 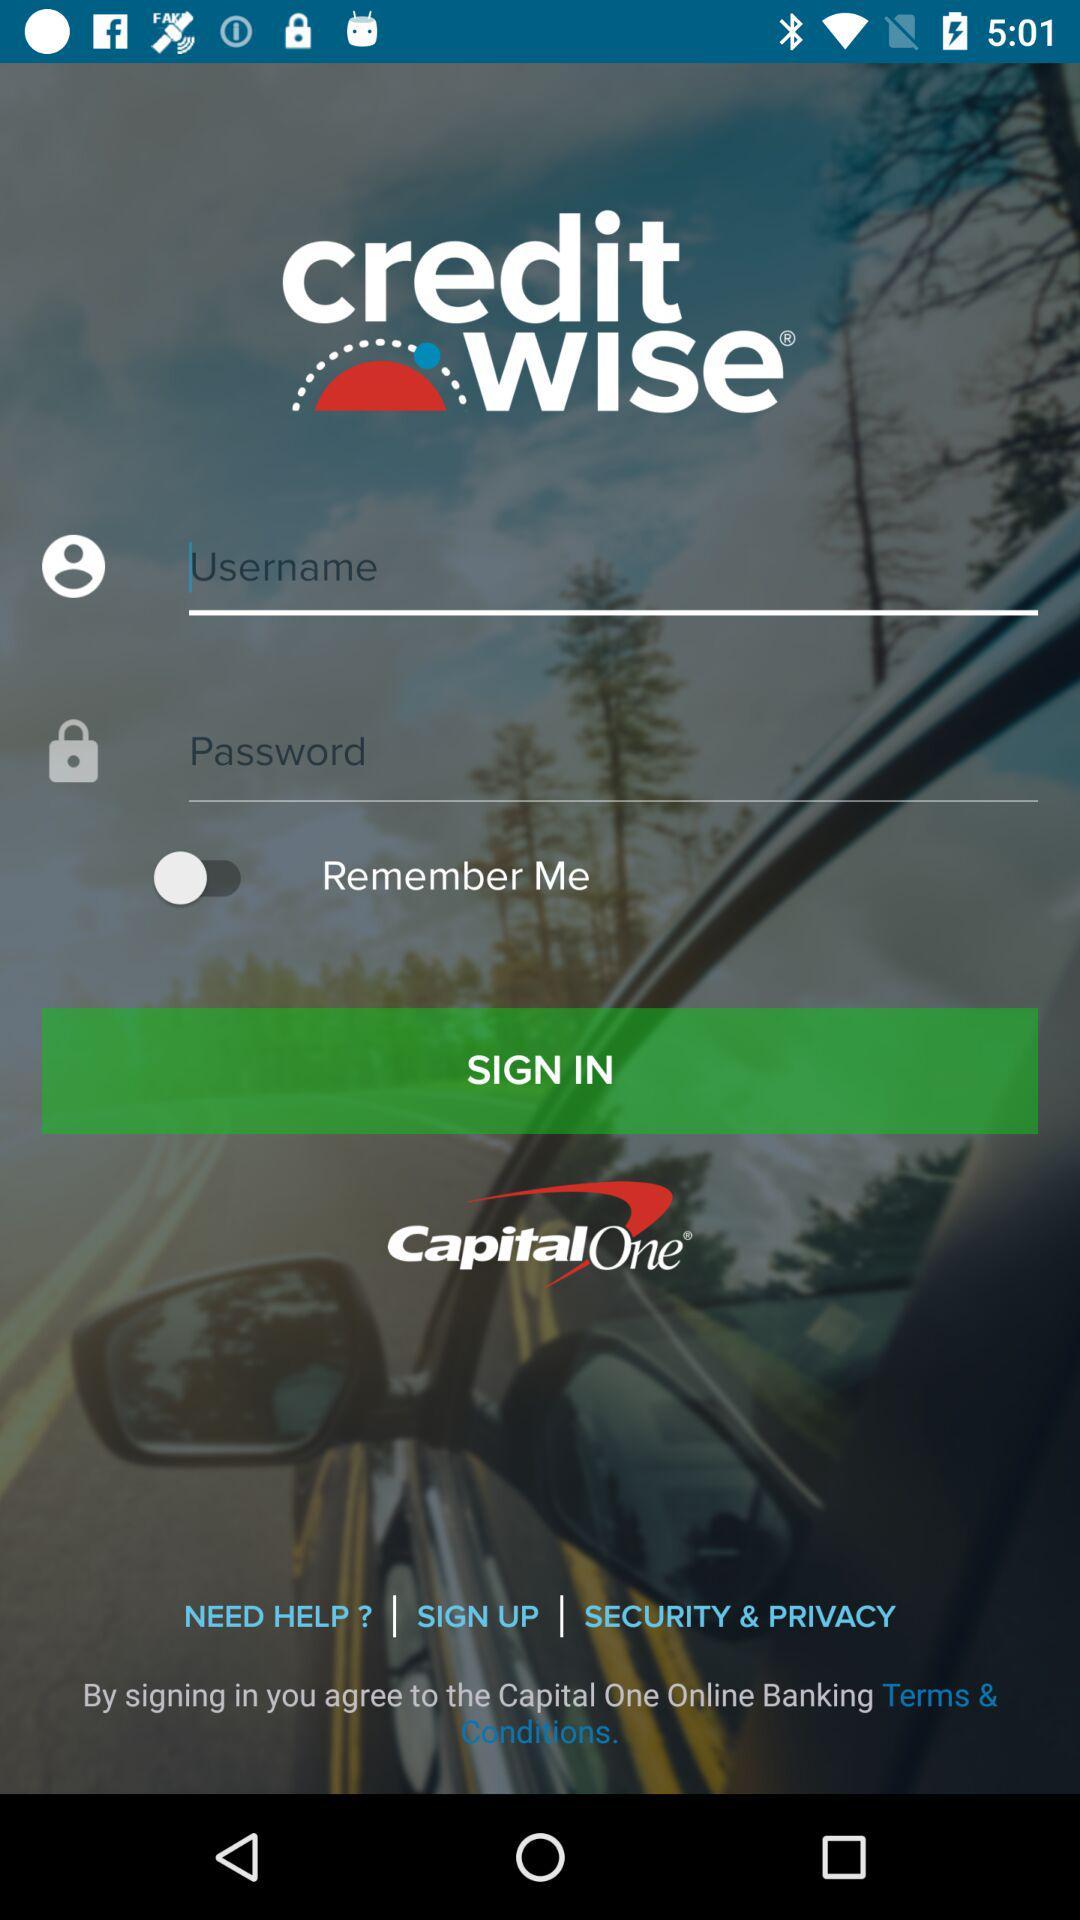 What do you see at coordinates (478, 1616) in the screenshot?
I see `sign up` at bounding box center [478, 1616].